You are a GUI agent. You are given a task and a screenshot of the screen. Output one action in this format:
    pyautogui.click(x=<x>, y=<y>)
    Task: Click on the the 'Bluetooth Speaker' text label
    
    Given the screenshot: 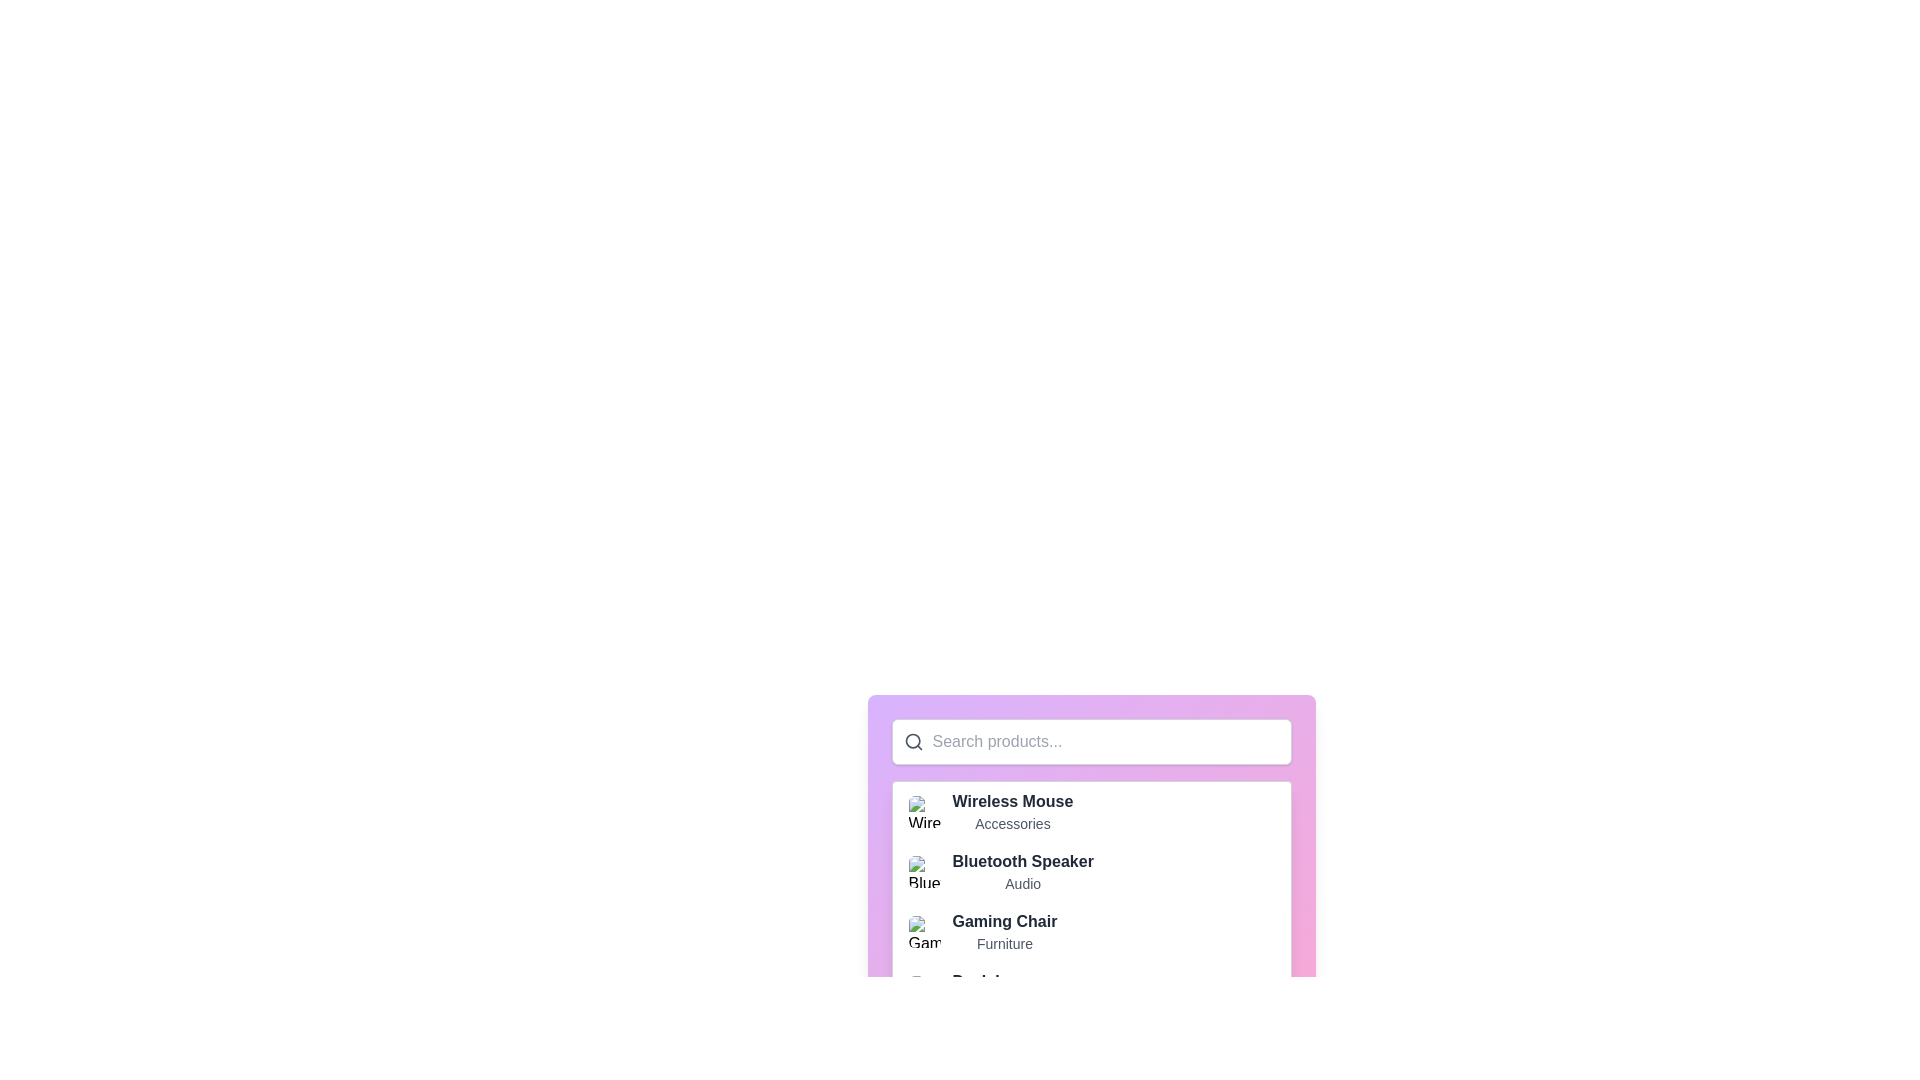 What is the action you would take?
    pyautogui.click(x=1023, y=870)
    